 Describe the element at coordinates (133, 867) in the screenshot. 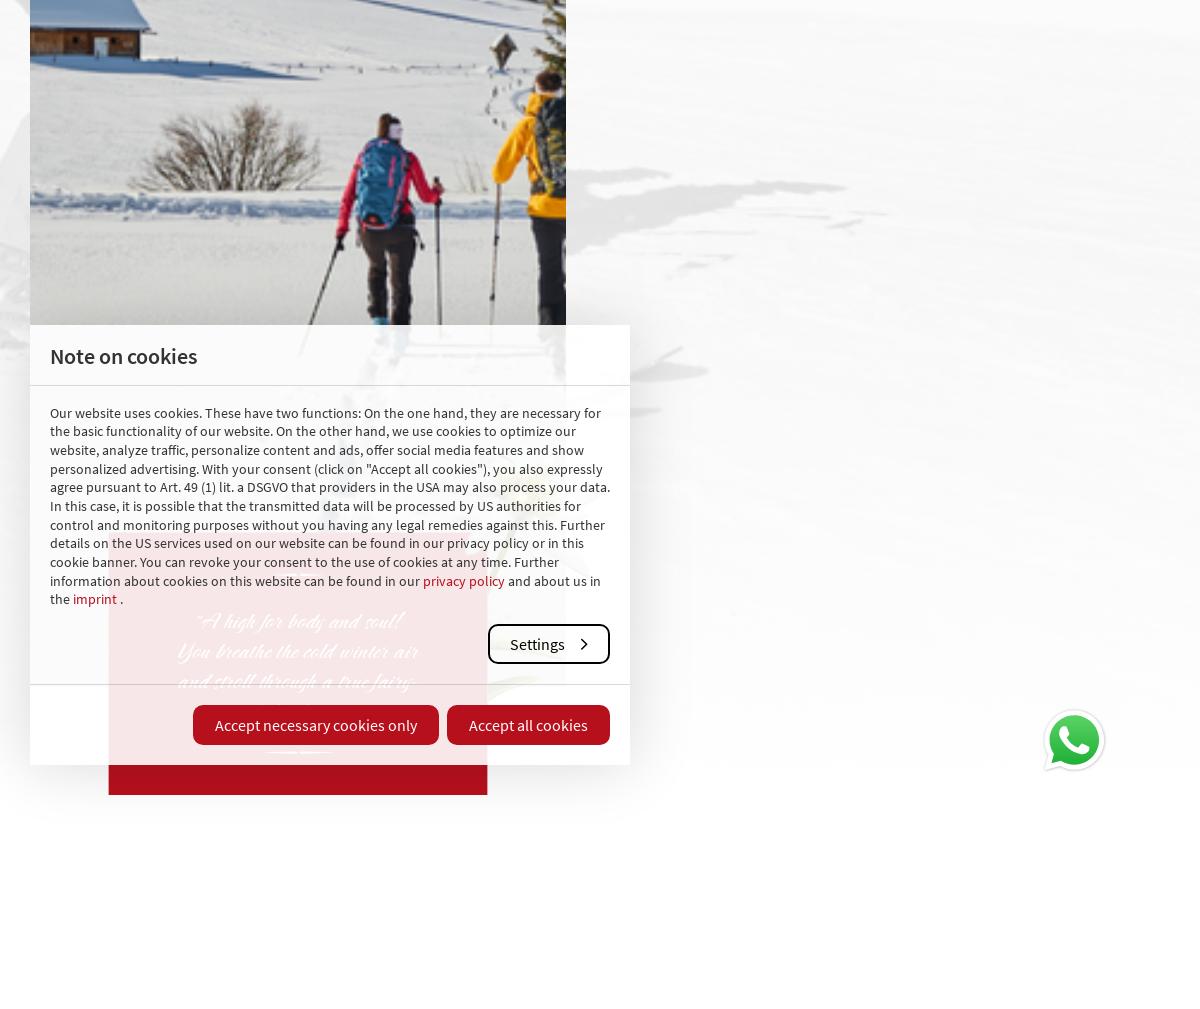

I see `'Do you have any further questions? We are very happy to help you.'` at that location.